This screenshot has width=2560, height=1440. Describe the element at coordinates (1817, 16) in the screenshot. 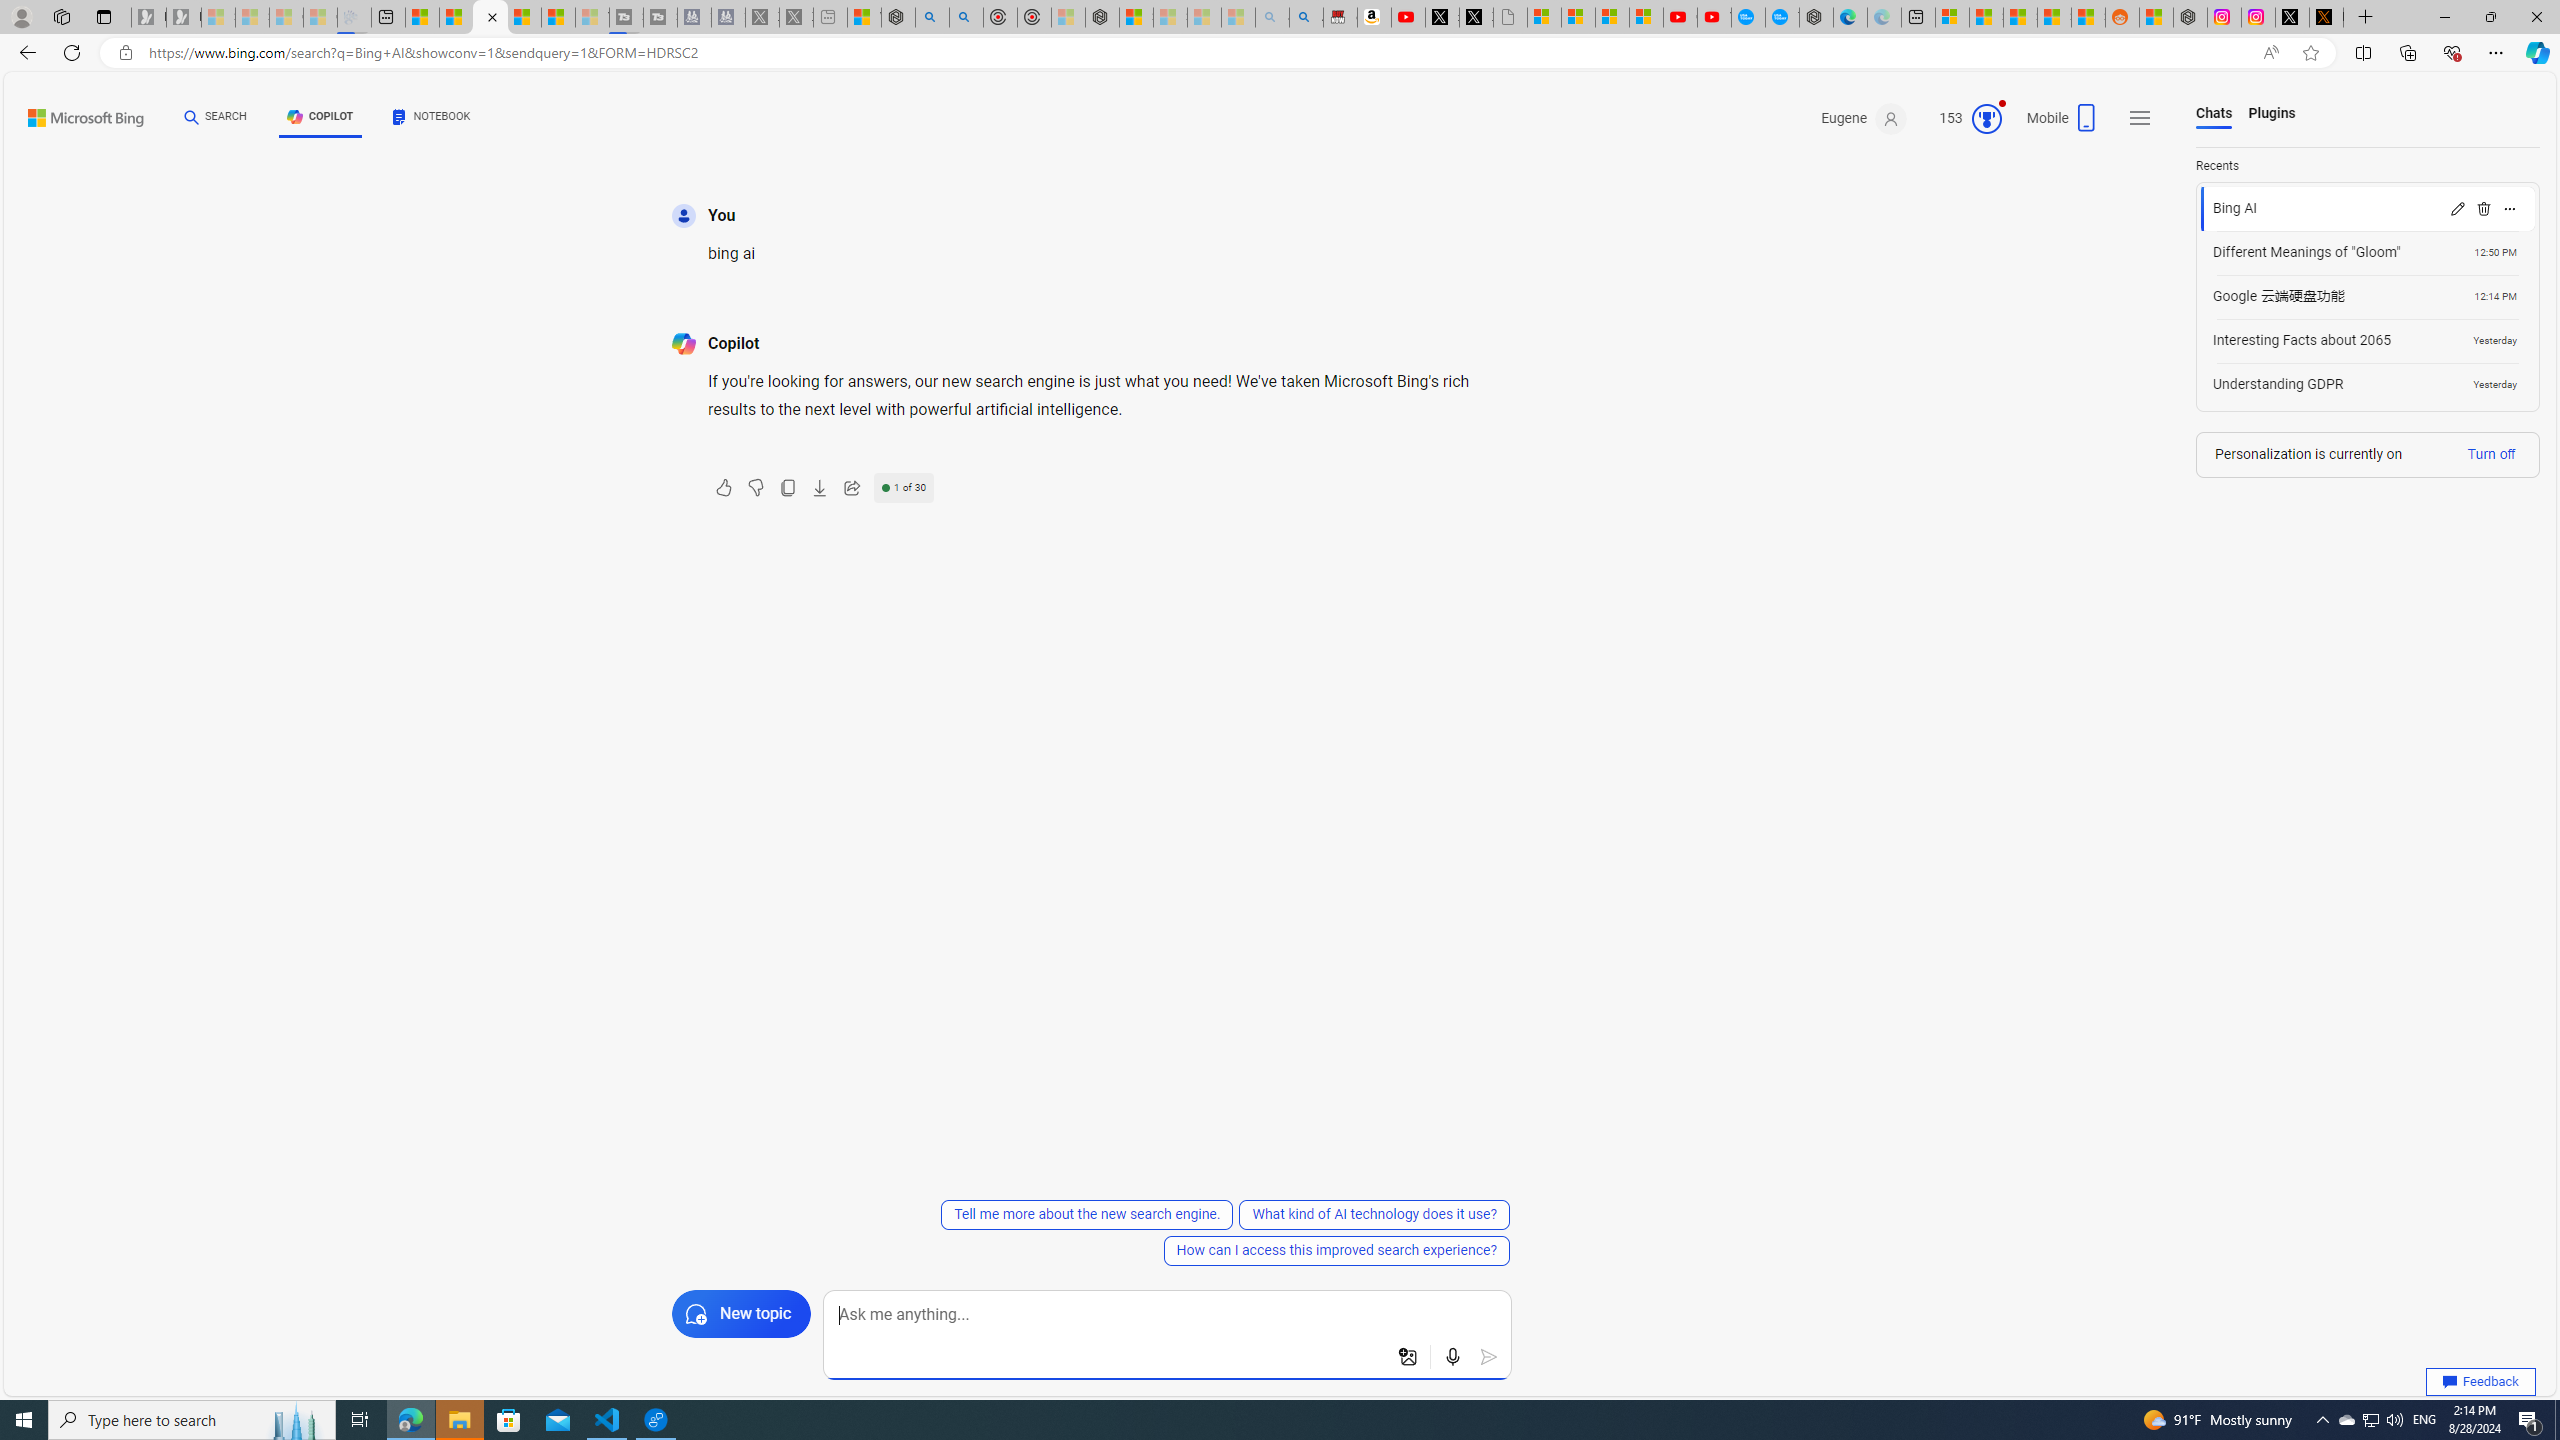

I see `'Nordace - Nordace has arrived Hong Kong'` at that location.